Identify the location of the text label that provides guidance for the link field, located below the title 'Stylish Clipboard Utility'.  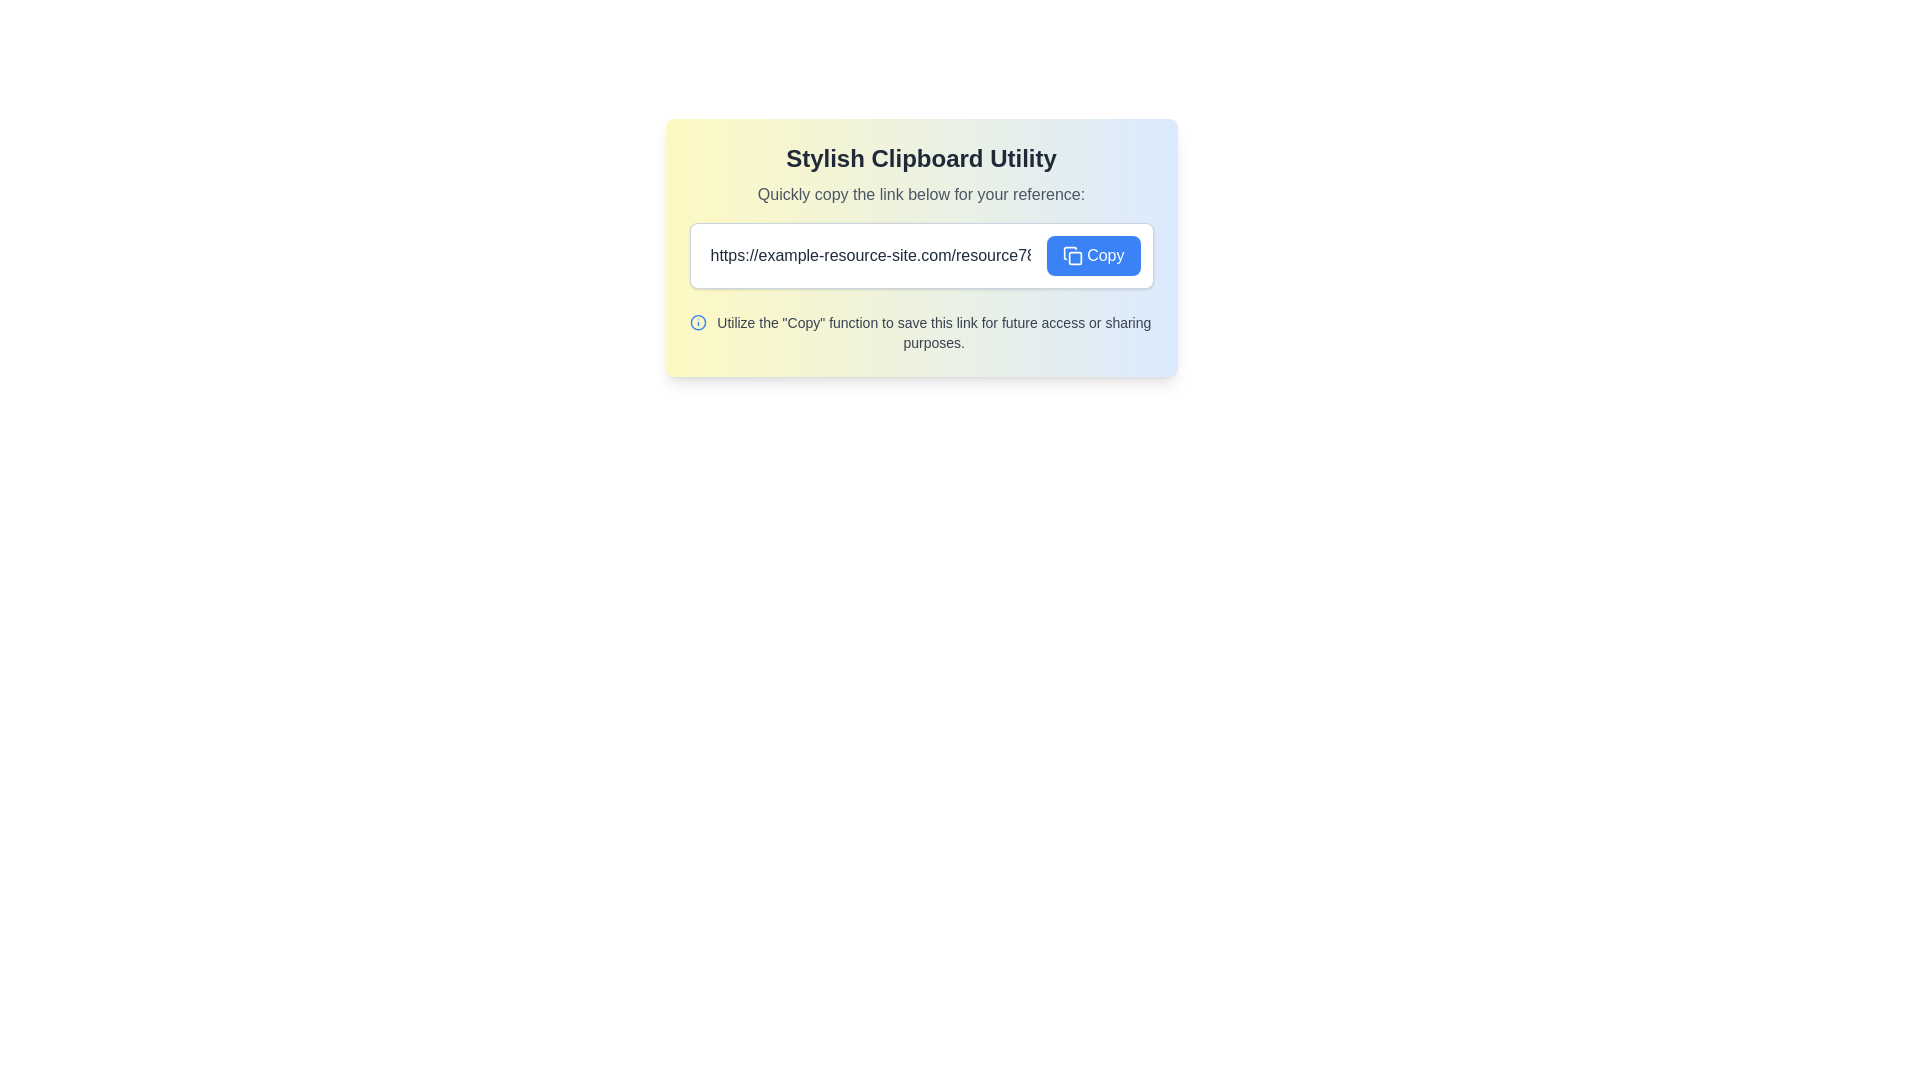
(920, 195).